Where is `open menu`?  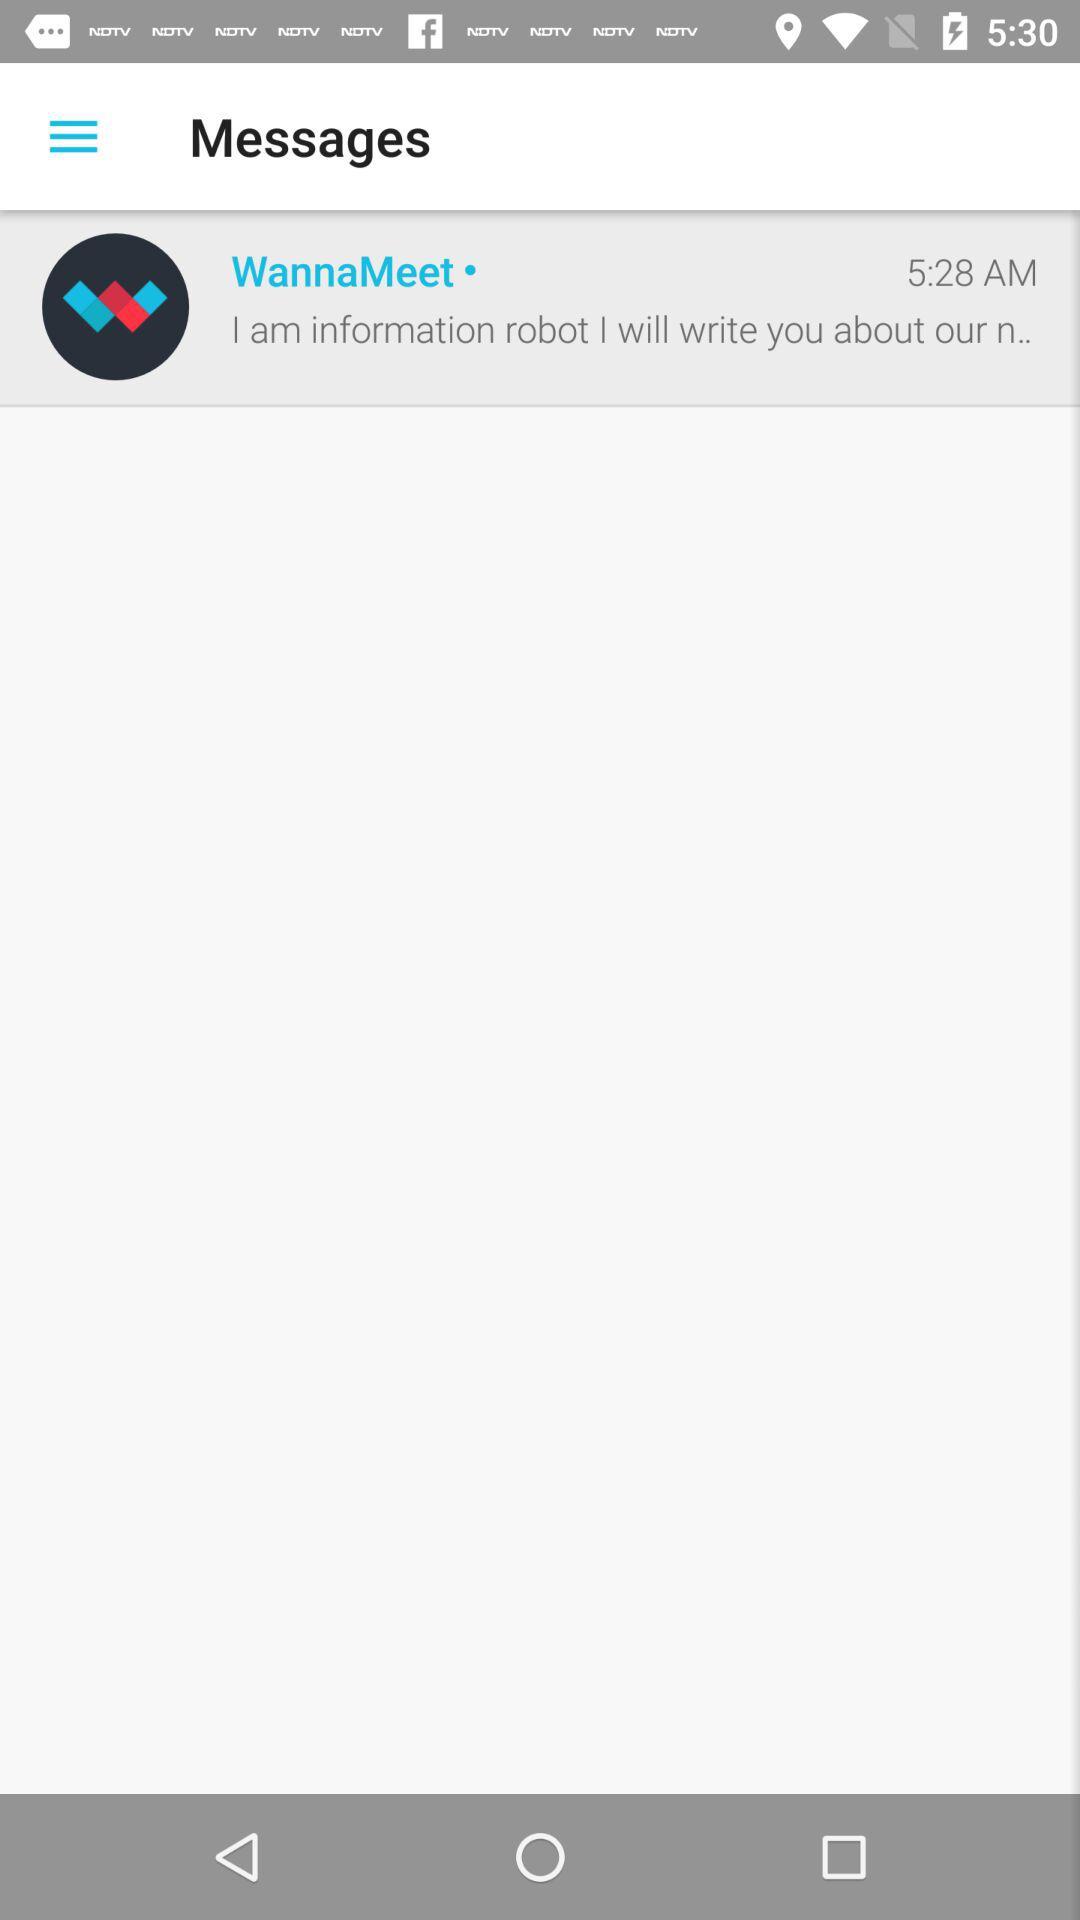 open menu is located at coordinates (72, 135).